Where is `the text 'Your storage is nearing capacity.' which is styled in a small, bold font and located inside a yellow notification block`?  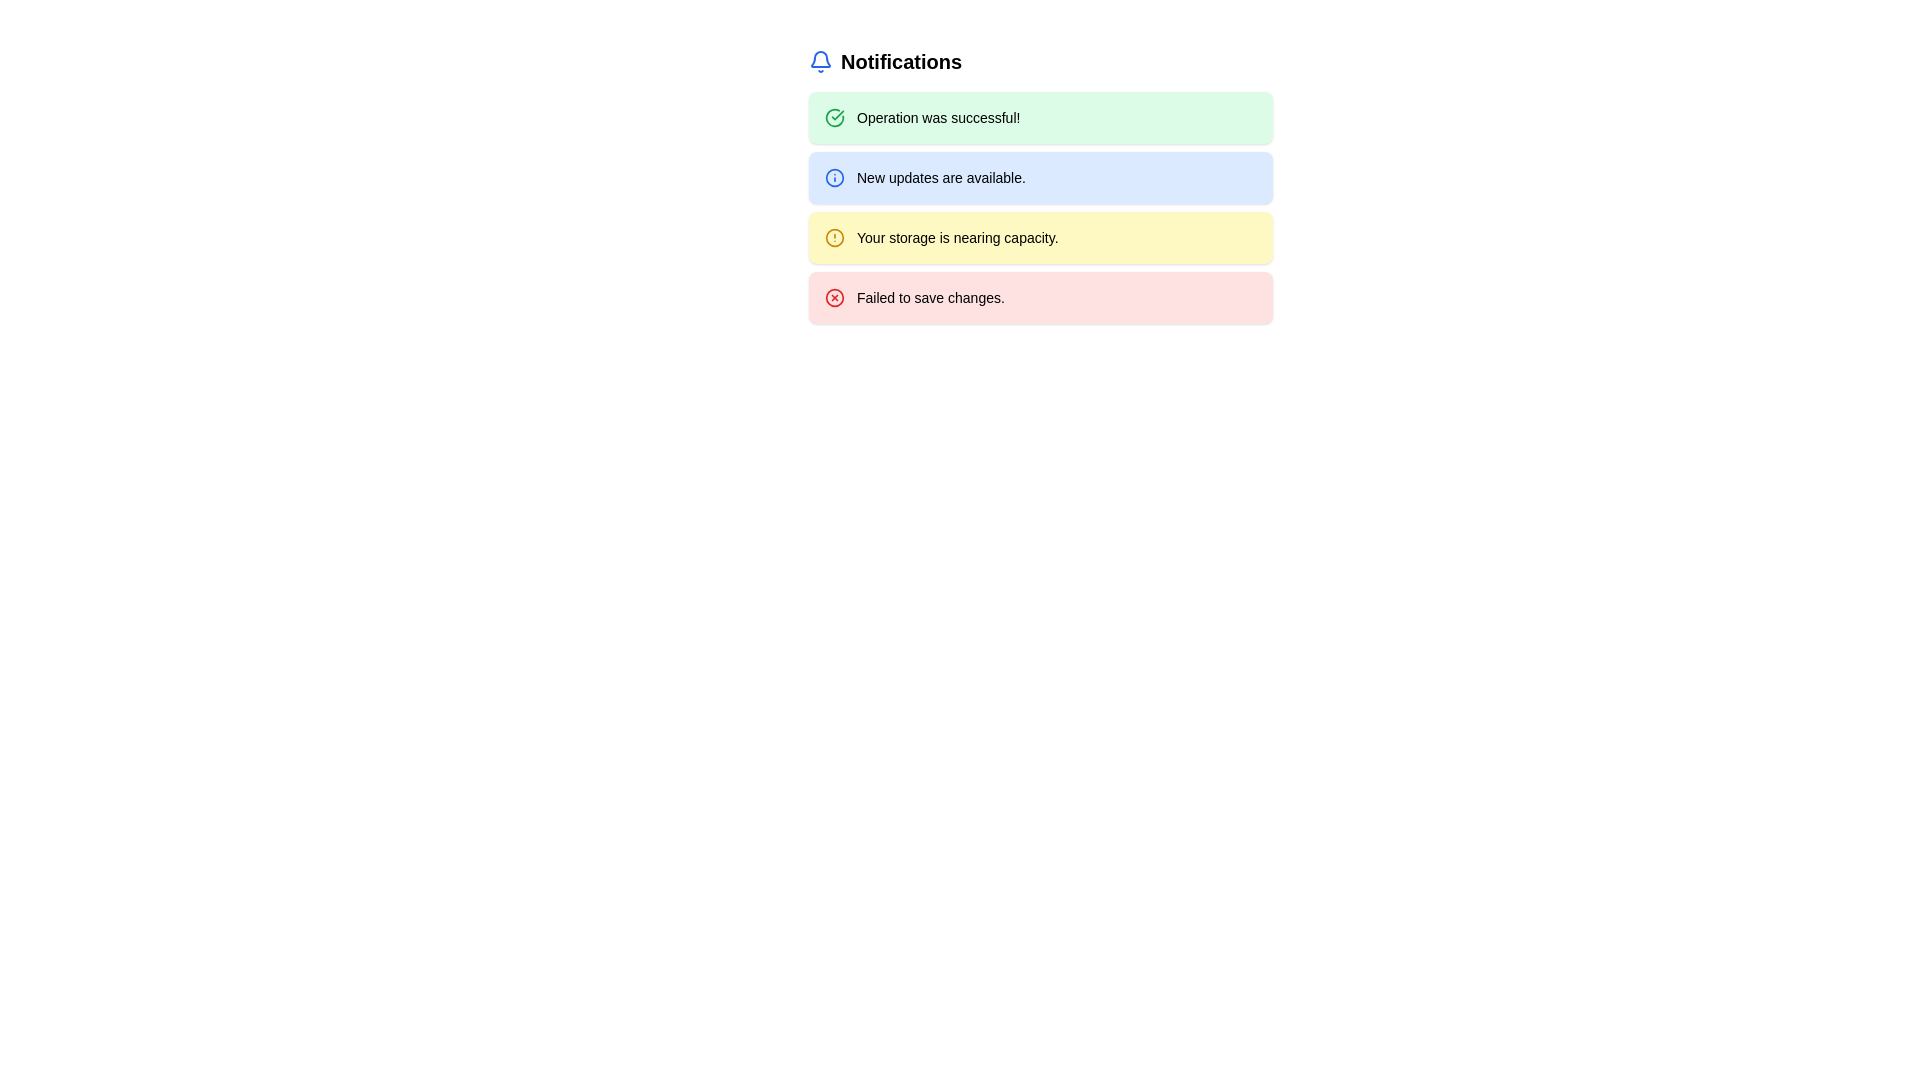
the text 'Your storage is nearing capacity.' which is styled in a small, bold font and located inside a yellow notification block is located at coordinates (956, 237).